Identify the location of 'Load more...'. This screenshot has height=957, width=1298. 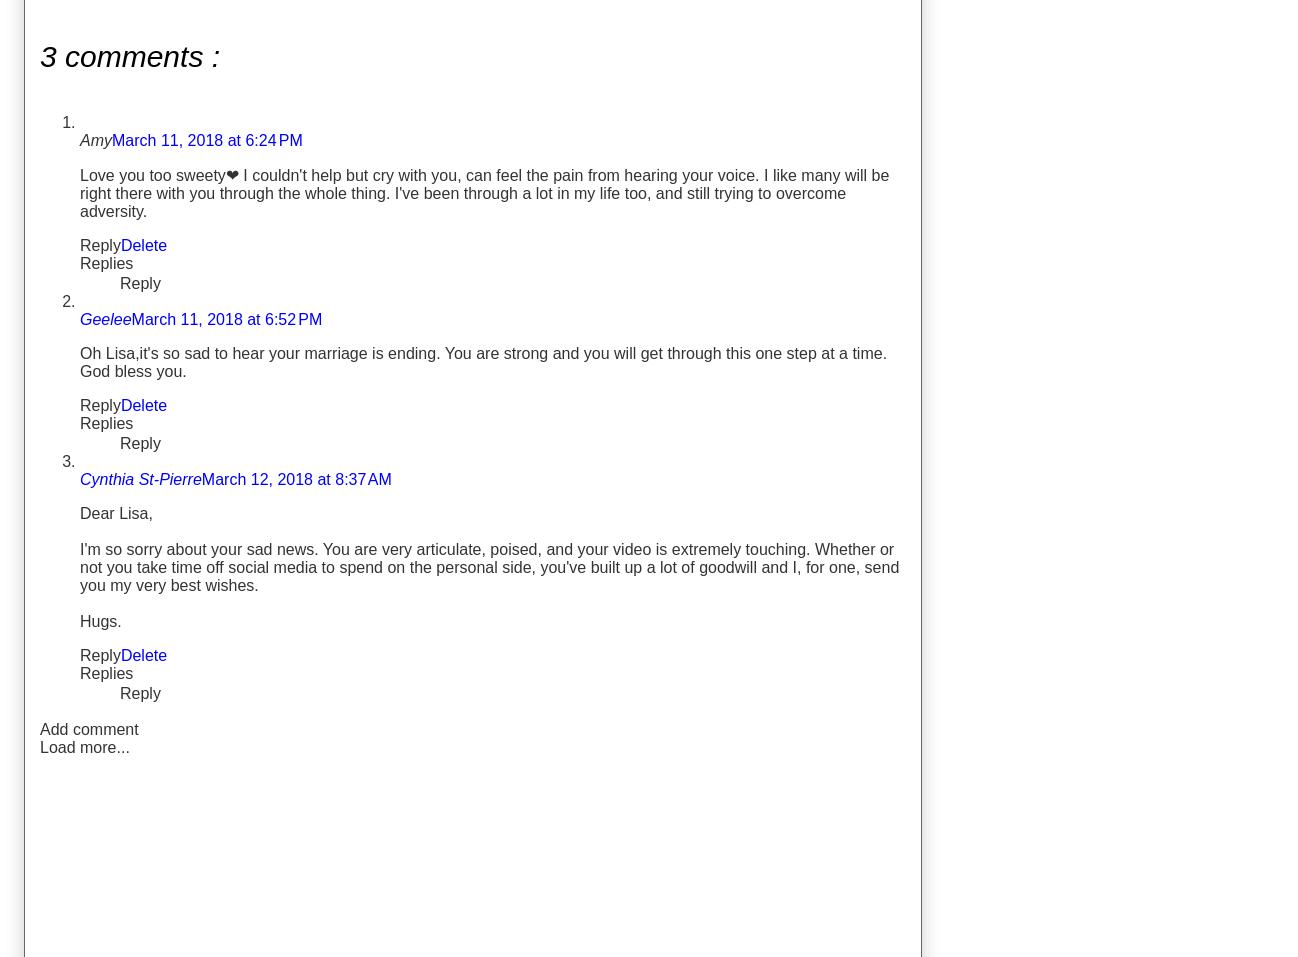
(84, 746).